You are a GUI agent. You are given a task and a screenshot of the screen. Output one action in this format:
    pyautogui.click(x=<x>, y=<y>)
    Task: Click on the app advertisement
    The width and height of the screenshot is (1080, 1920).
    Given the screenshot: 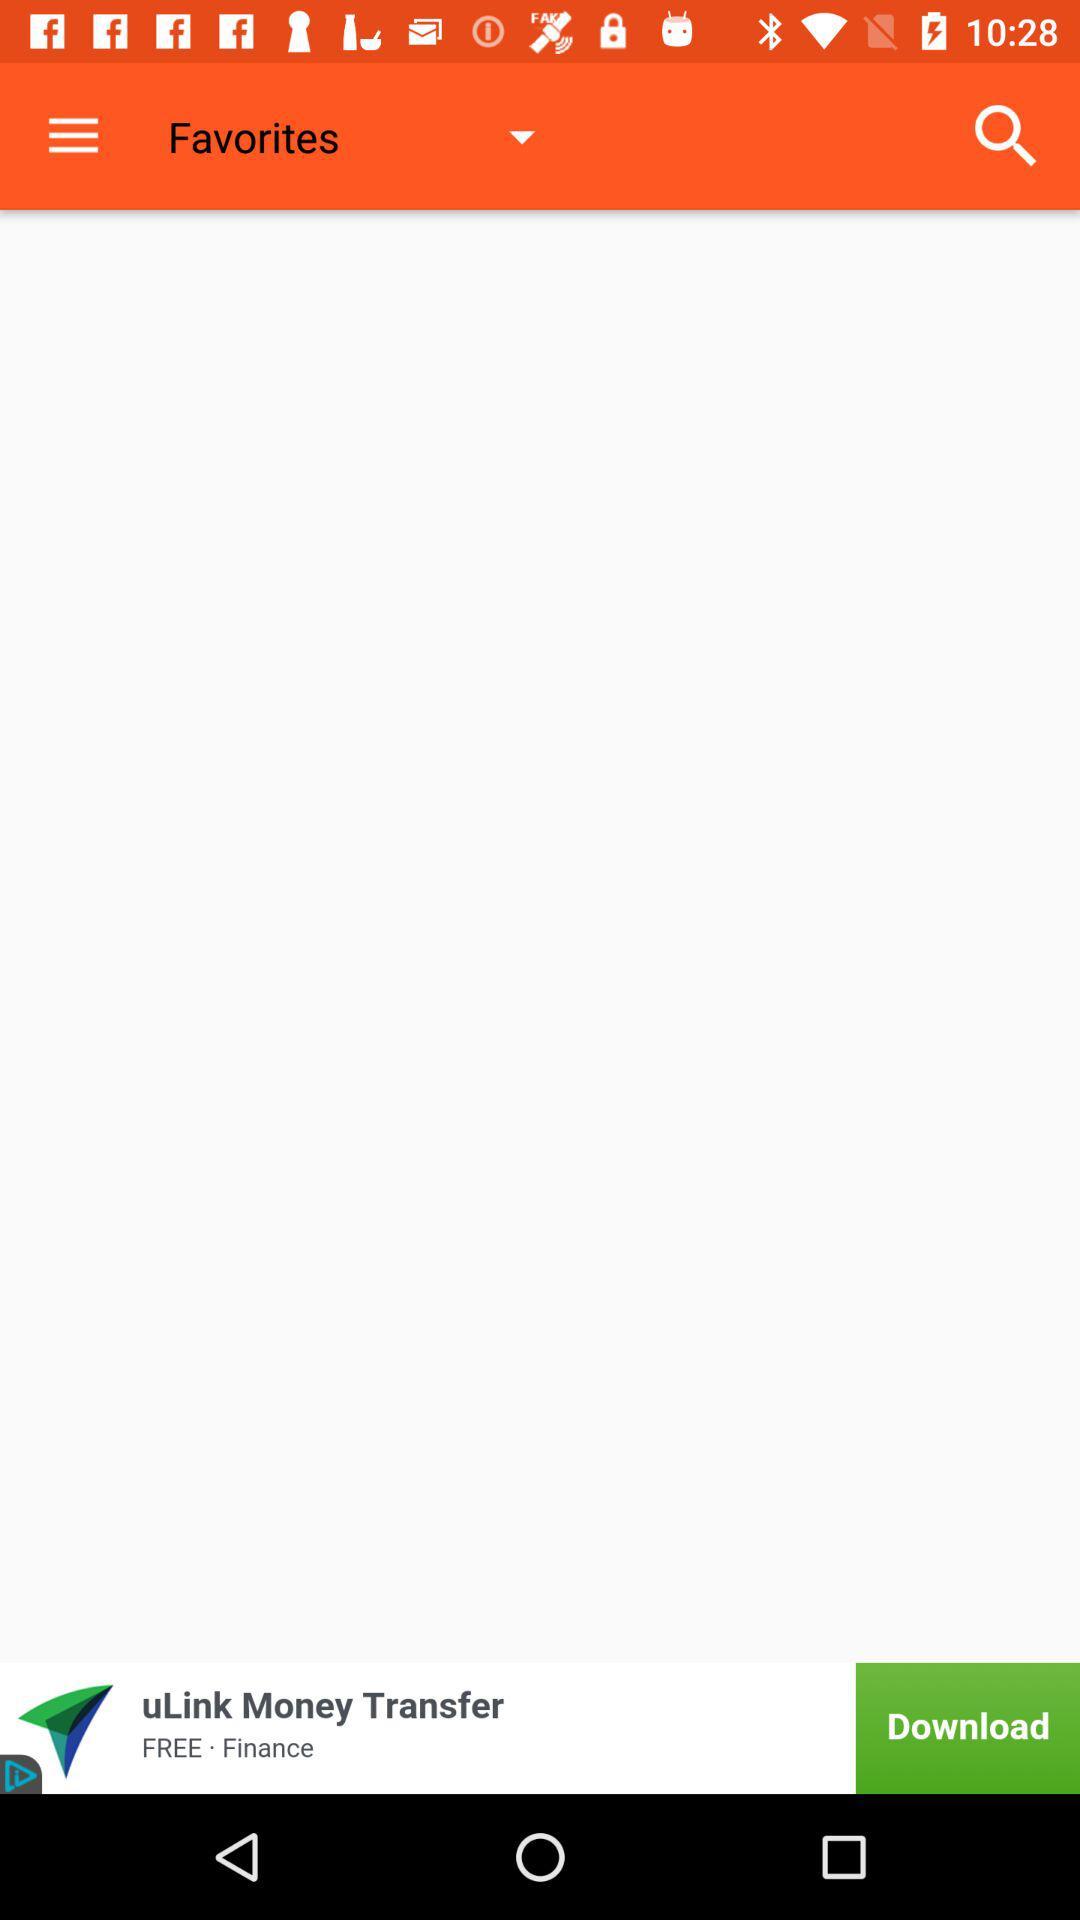 What is the action you would take?
    pyautogui.click(x=540, y=1727)
    